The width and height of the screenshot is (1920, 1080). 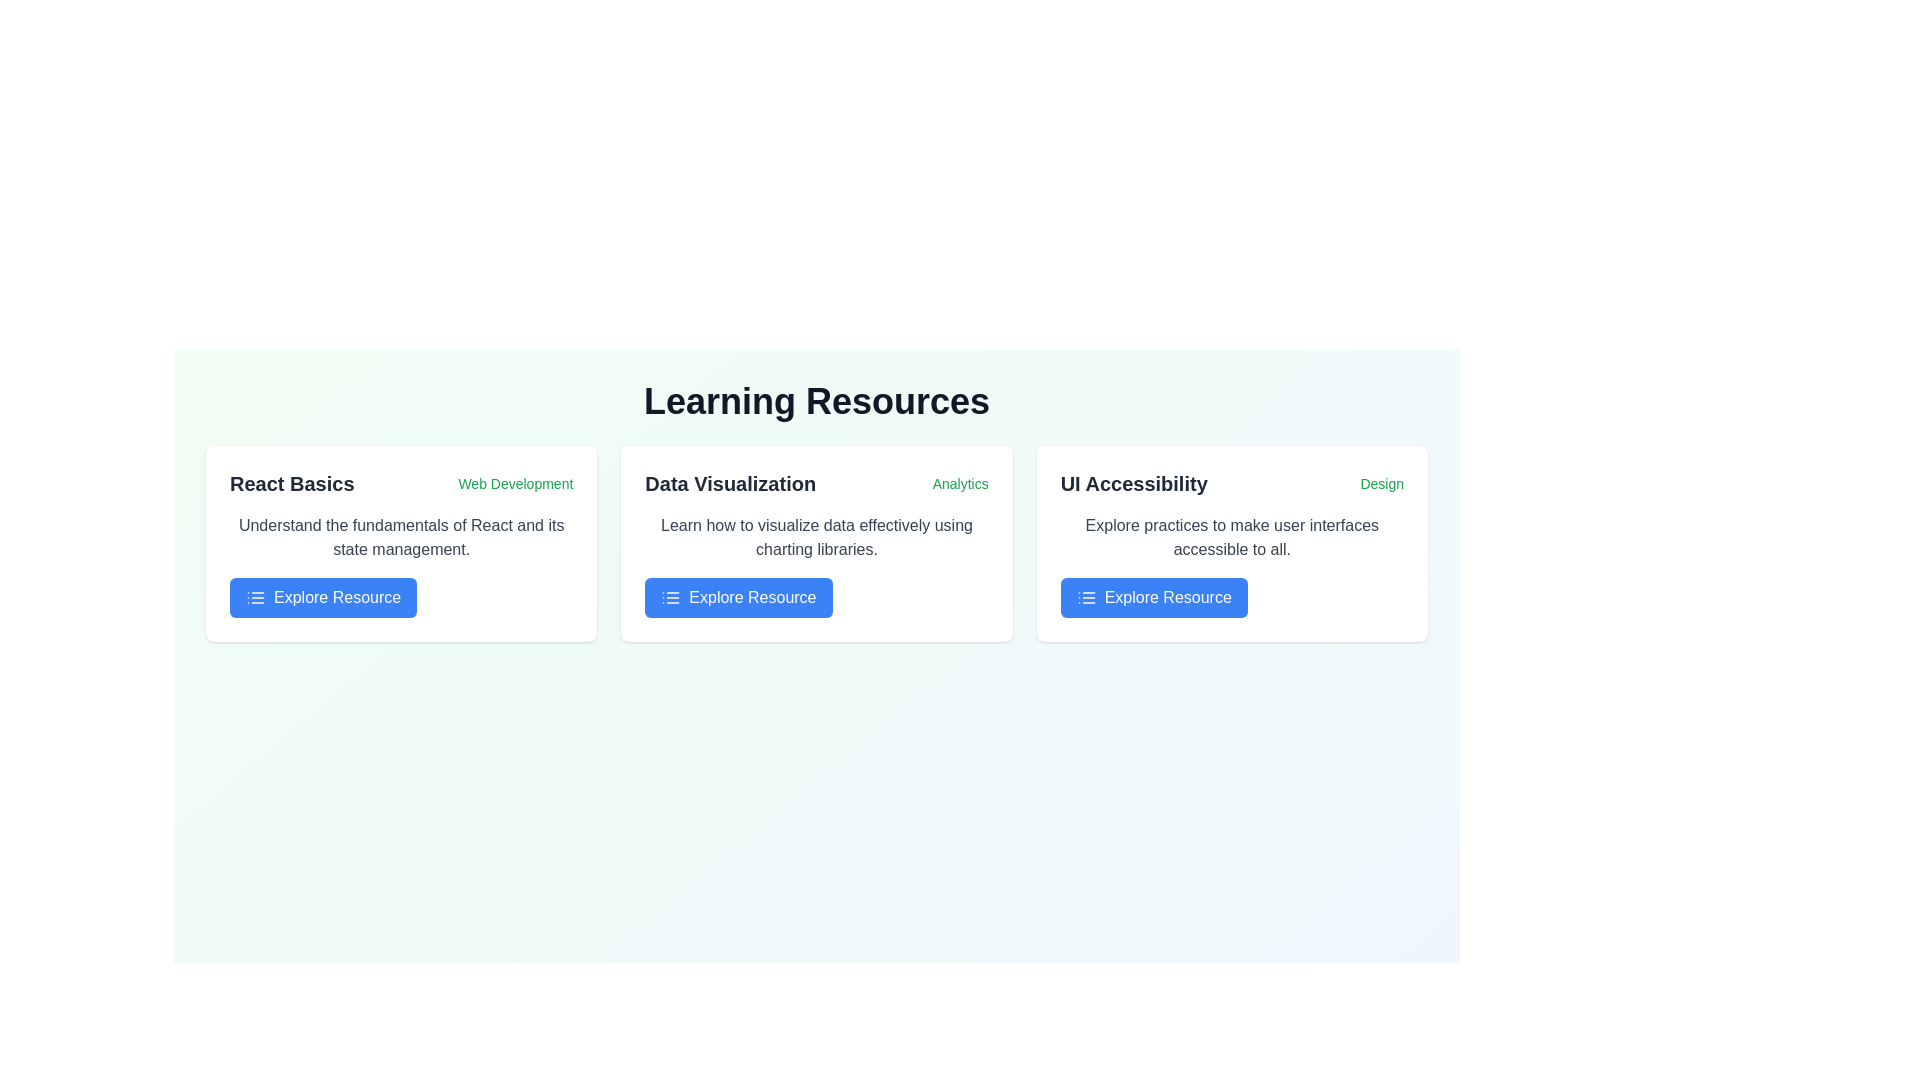 I want to click on the icon representing the concept of exploring or listing resources, which is located on the leftmost part of the 'Explore Resource' button within the 'Data Visualization' card, so click(x=671, y=596).